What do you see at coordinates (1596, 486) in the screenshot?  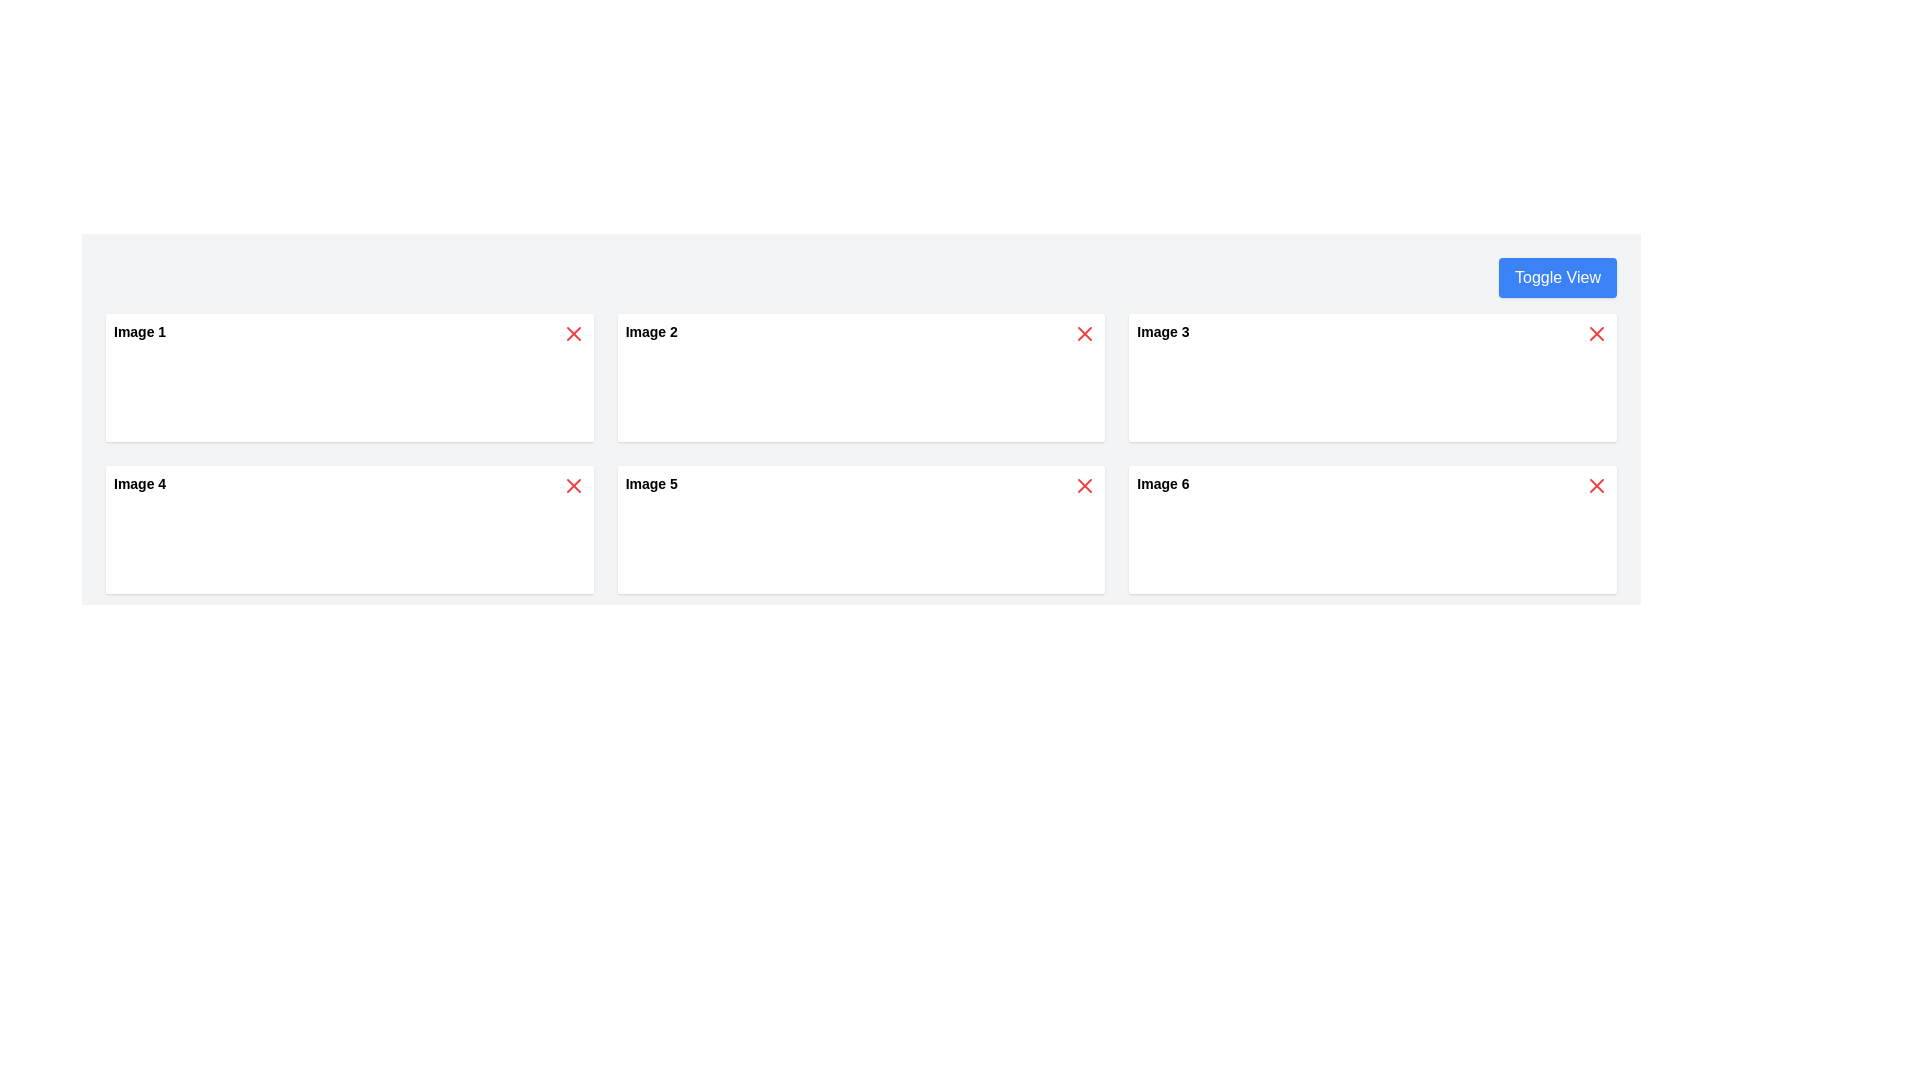 I see `the red 'x' icon located at the top-right corner of the second row's last card to potentially reveal a tooltip` at bounding box center [1596, 486].